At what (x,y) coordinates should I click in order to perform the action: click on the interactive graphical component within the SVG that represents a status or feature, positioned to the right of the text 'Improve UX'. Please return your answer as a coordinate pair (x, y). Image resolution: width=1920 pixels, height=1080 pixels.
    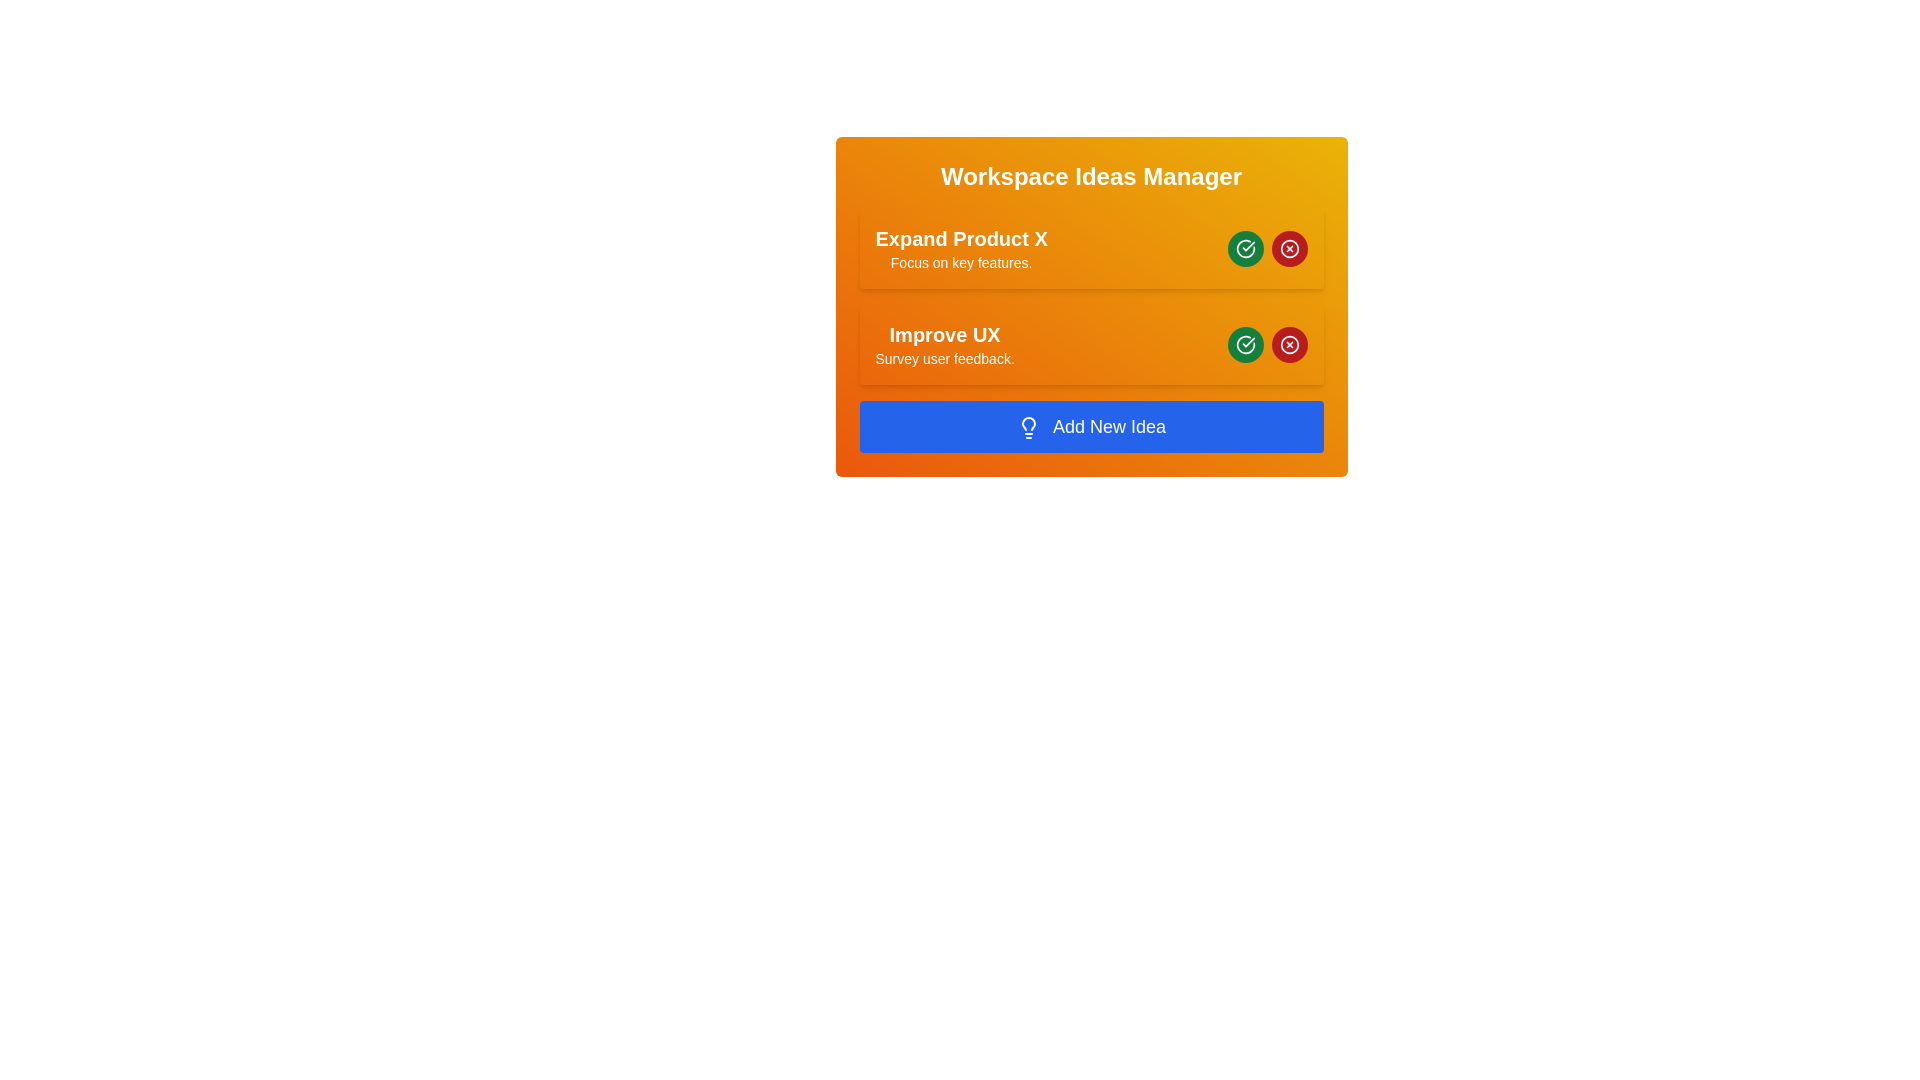
    Looking at the image, I should click on (1244, 343).